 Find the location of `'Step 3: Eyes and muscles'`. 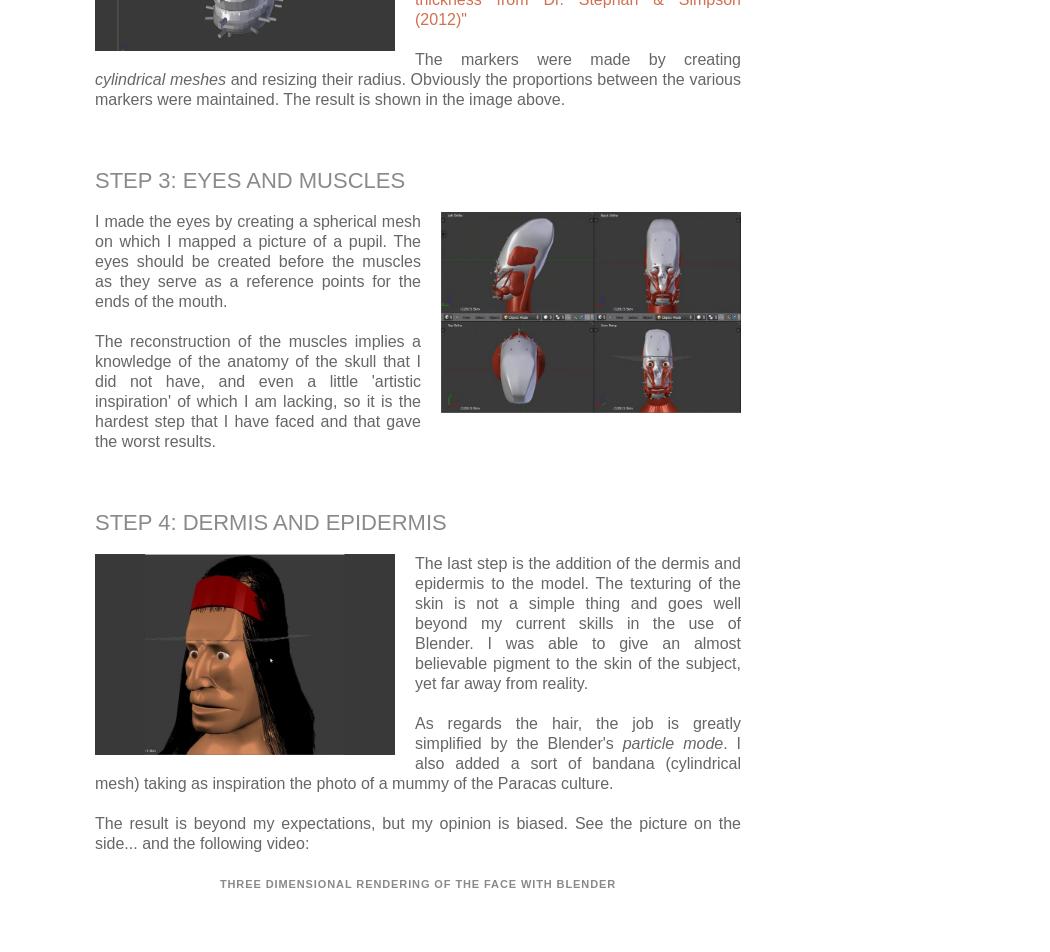

'Step 3: Eyes and muscles' is located at coordinates (250, 179).